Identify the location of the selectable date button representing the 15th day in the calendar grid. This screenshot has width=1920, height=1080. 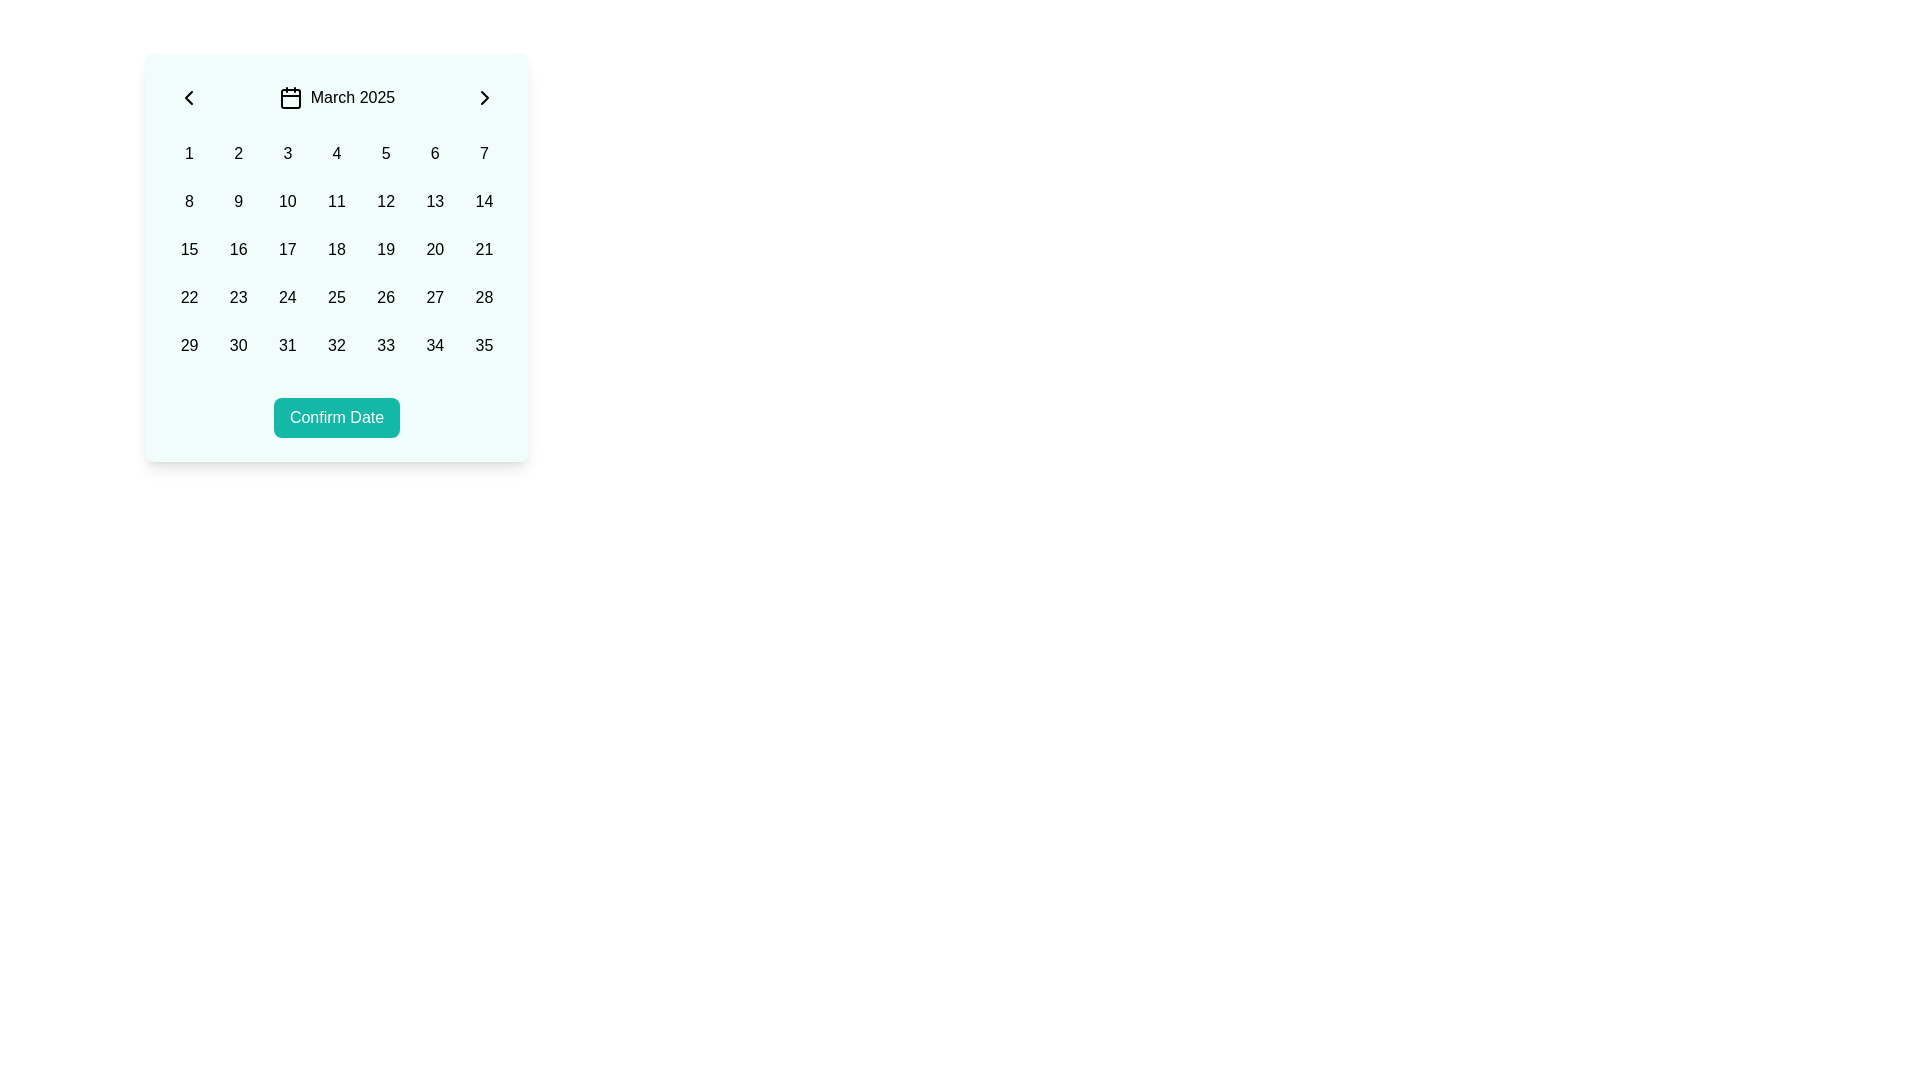
(189, 249).